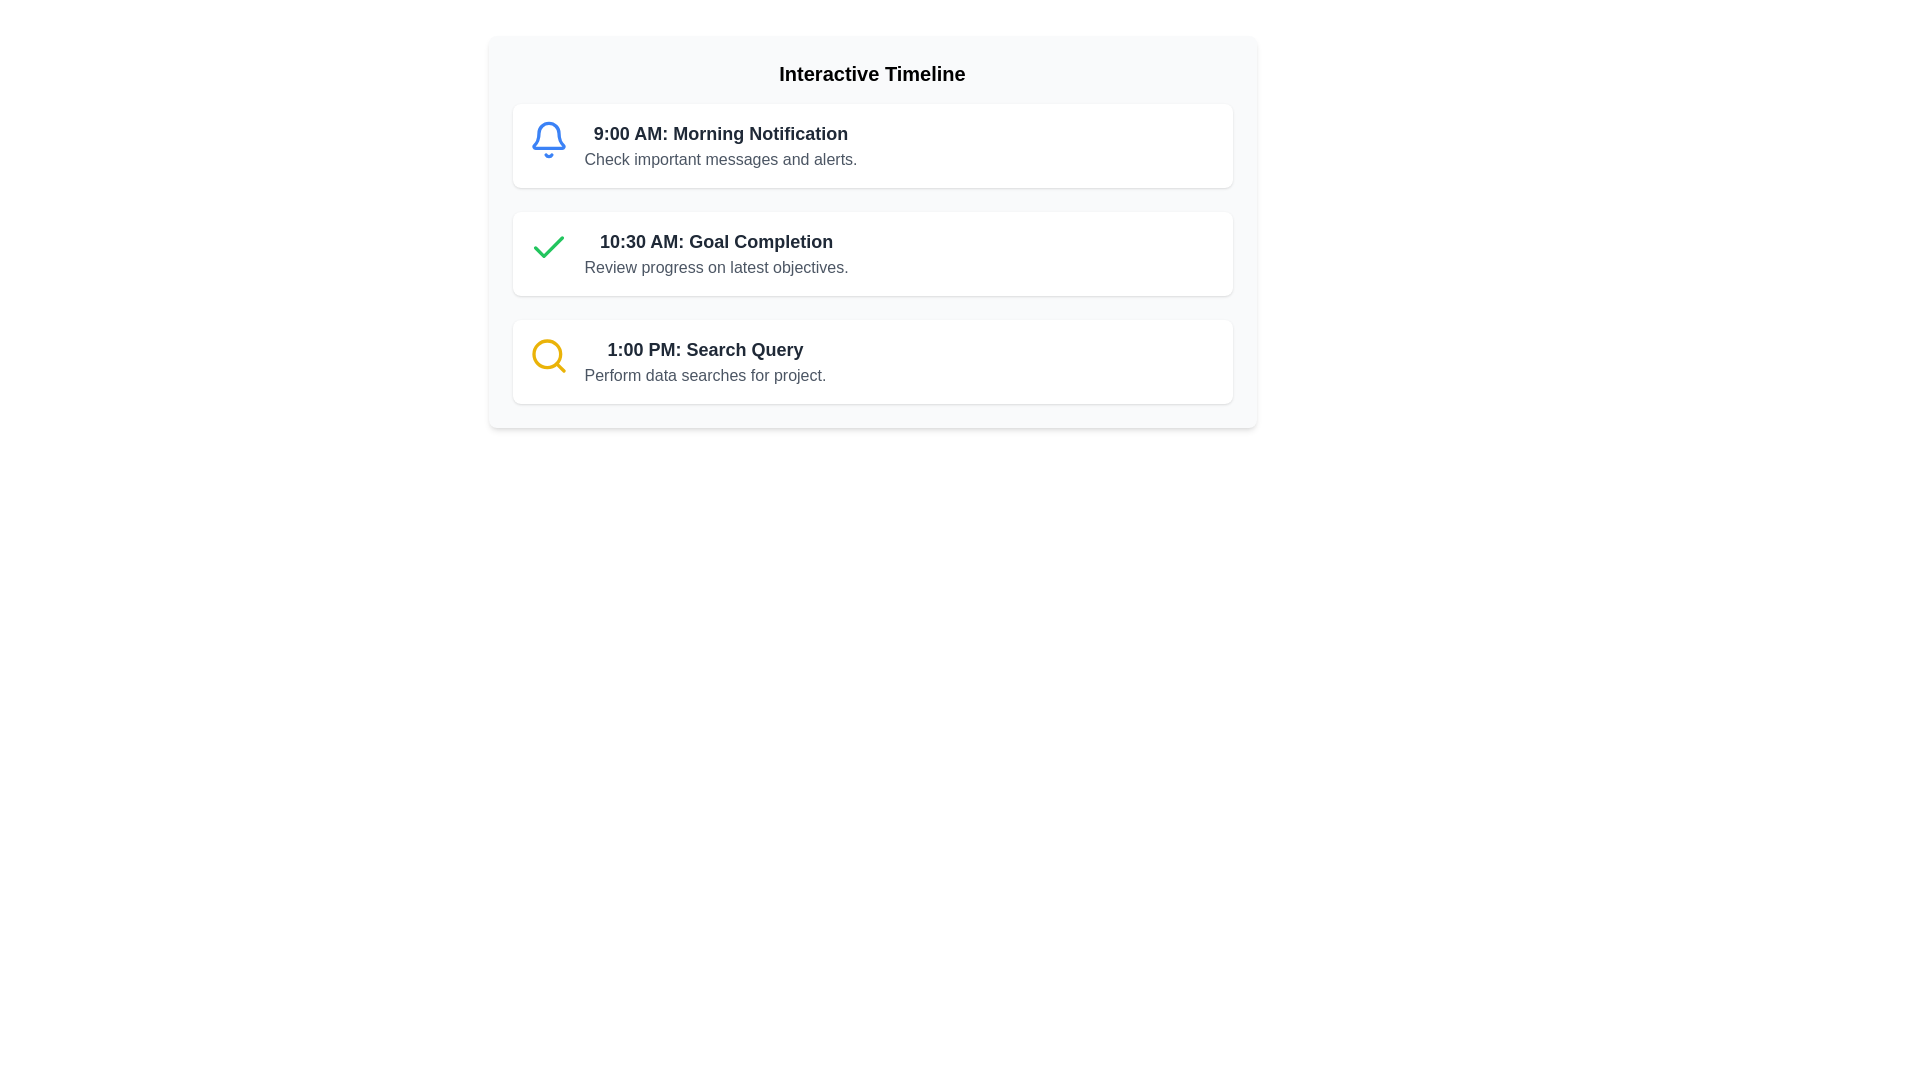 The image size is (1920, 1080). I want to click on the checkmark icon in the SVG, which is visually associated with the '10:30 AM: Goal Completion' entry in the interactive timeline, so click(548, 246).